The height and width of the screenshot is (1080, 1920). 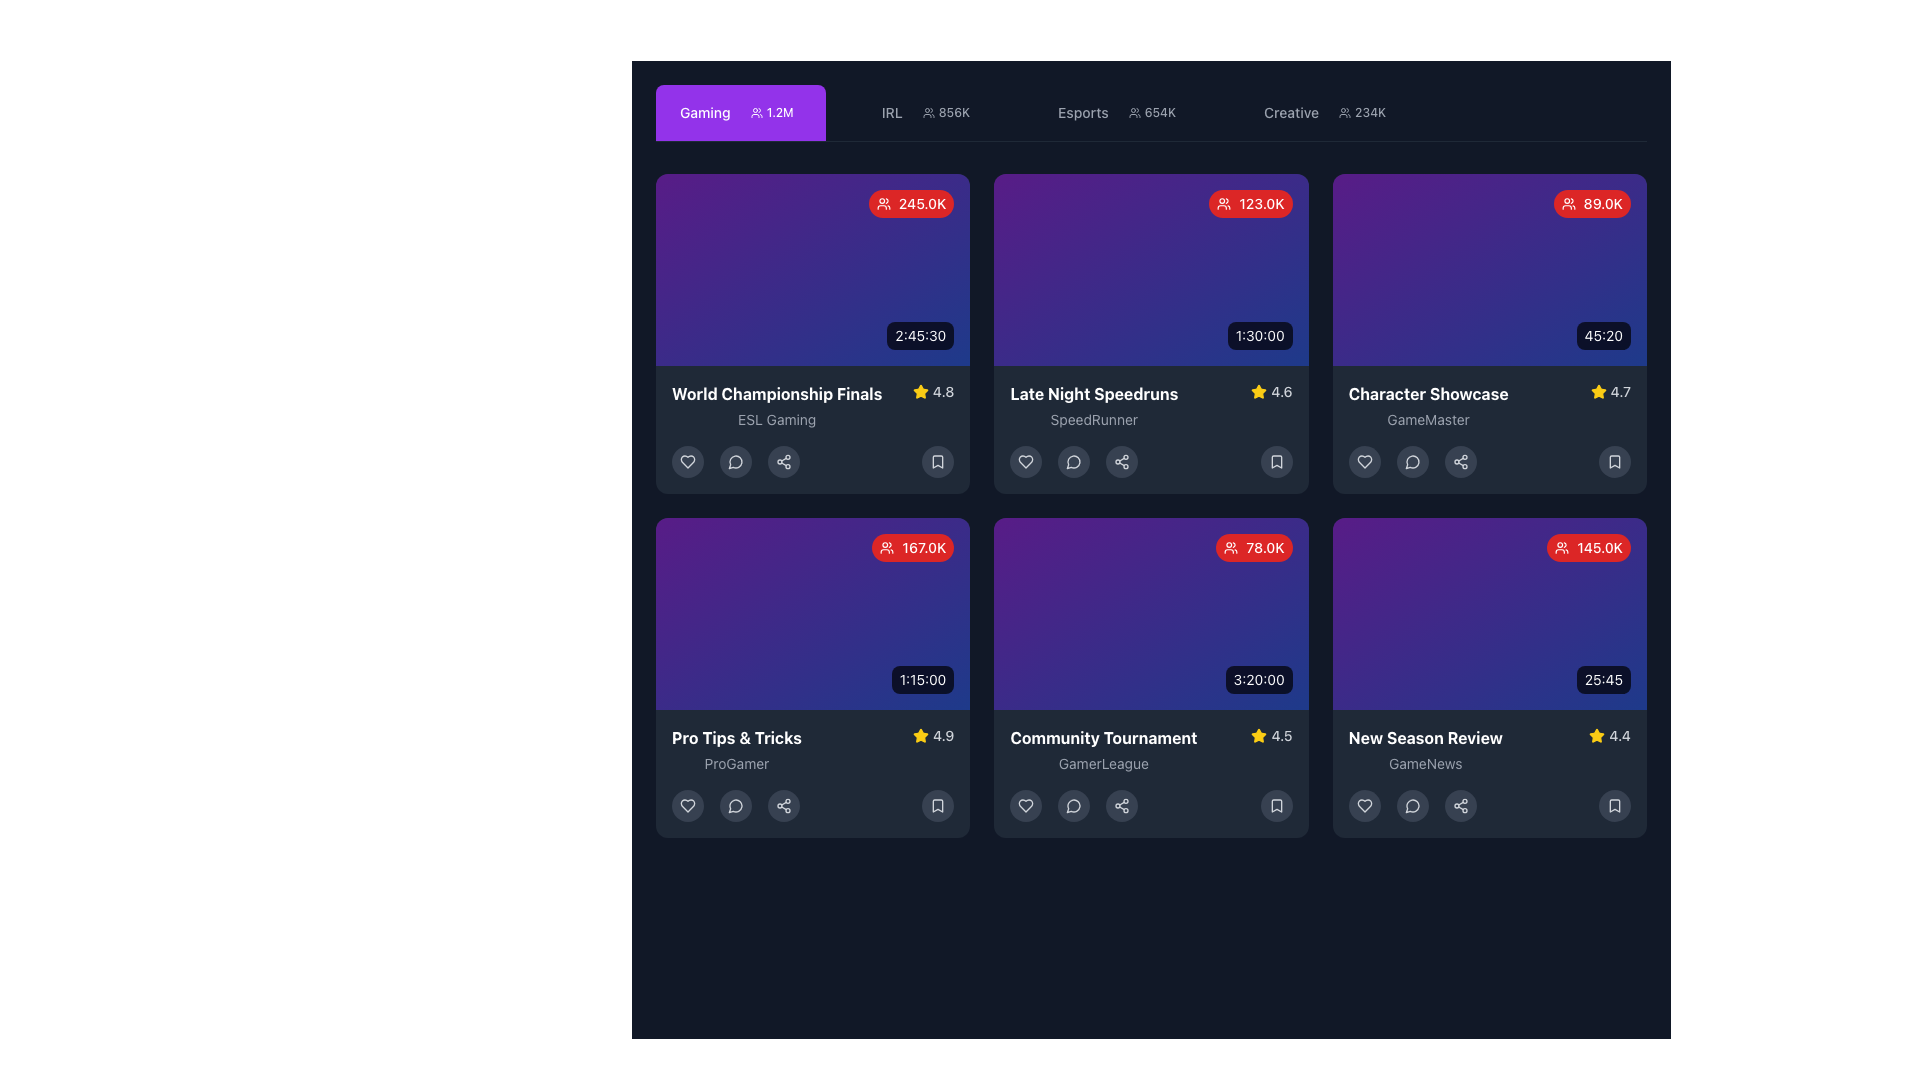 What do you see at coordinates (776, 419) in the screenshot?
I see `text content of the Text Label located at the bottom section of the 'World Championship Finals' card, positioned below the title text and above the interaction icons` at bounding box center [776, 419].